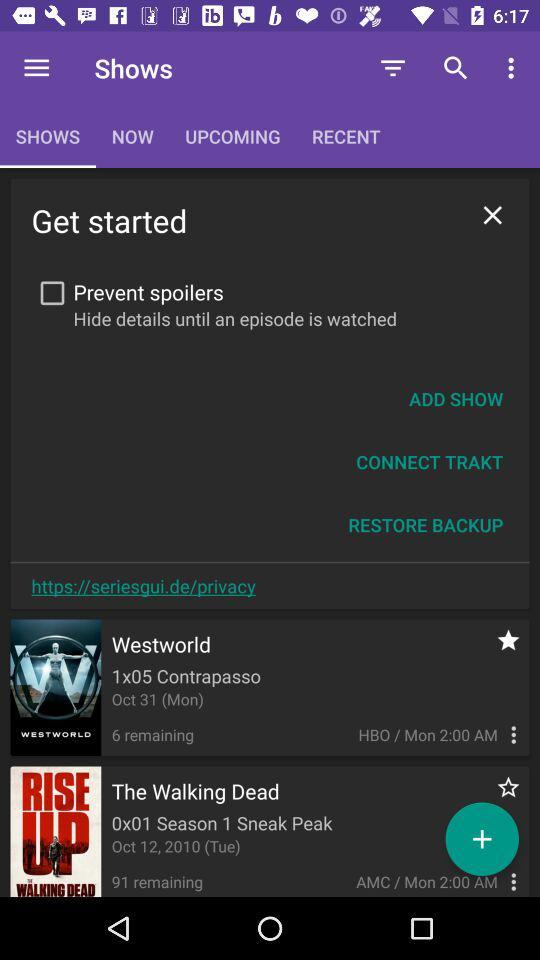 The height and width of the screenshot is (960, 540). I want to click on the item next to the restore backup icon, so click(142, 586).